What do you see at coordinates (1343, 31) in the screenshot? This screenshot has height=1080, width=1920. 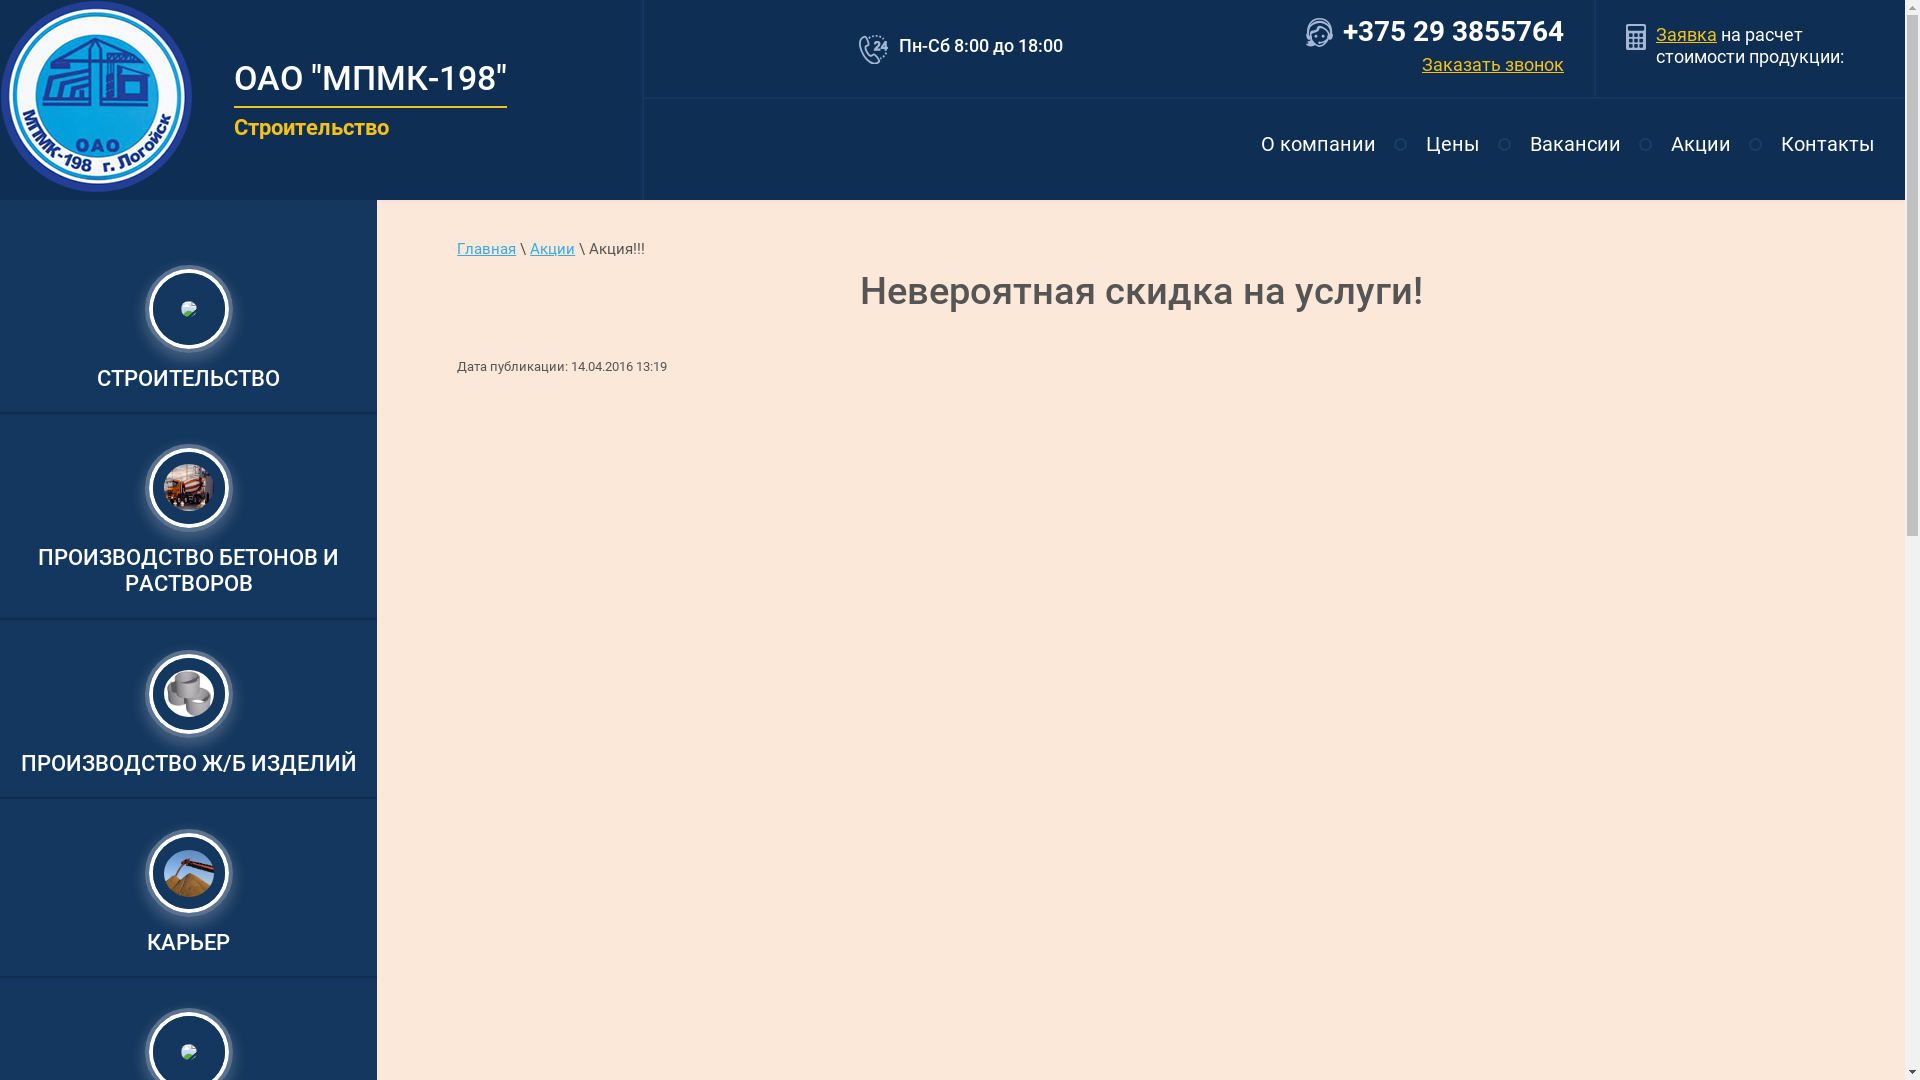 I see `'+375 29 3855764'` at bounding box center [1343, 31].